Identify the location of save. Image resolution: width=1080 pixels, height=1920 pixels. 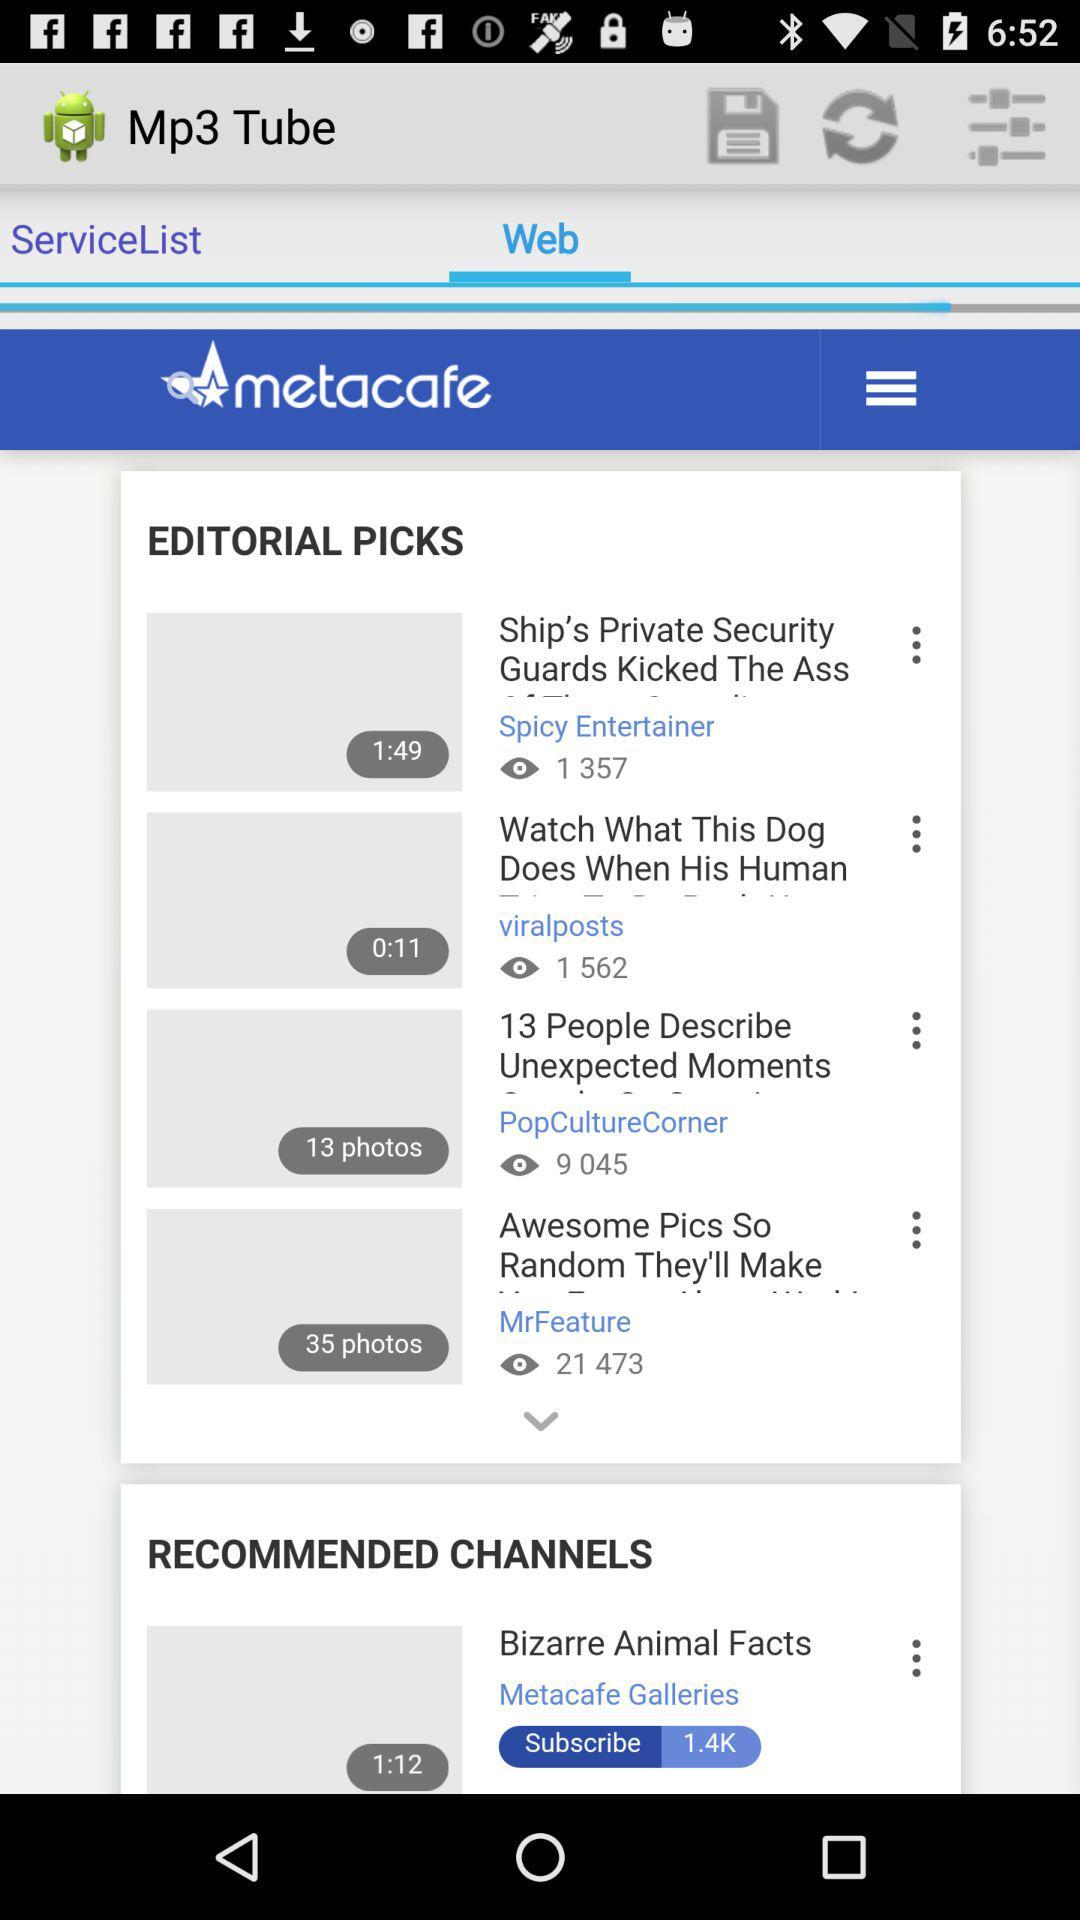
(744, 124).